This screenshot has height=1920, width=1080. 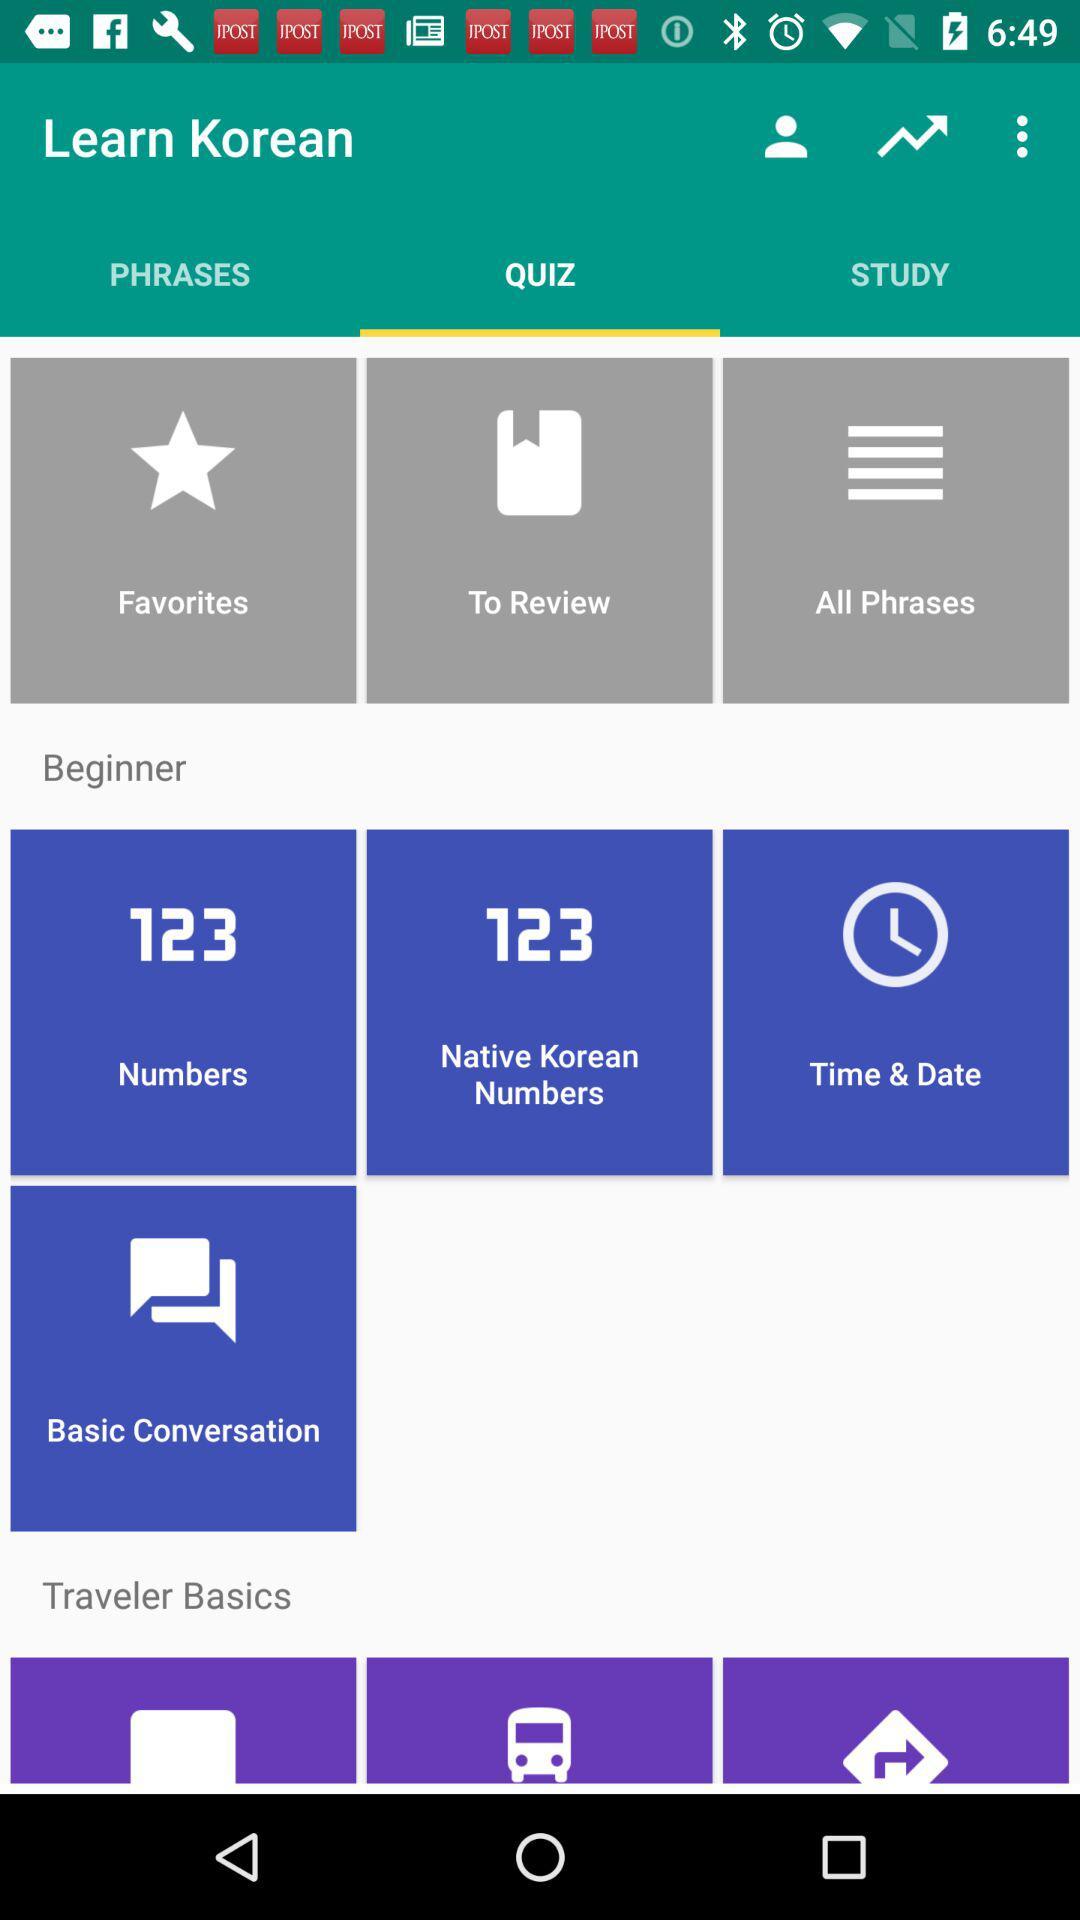 What do you see at coordinates (898, 272) in the screenshot?
I see `study icon` at bounding box center [898, 272].